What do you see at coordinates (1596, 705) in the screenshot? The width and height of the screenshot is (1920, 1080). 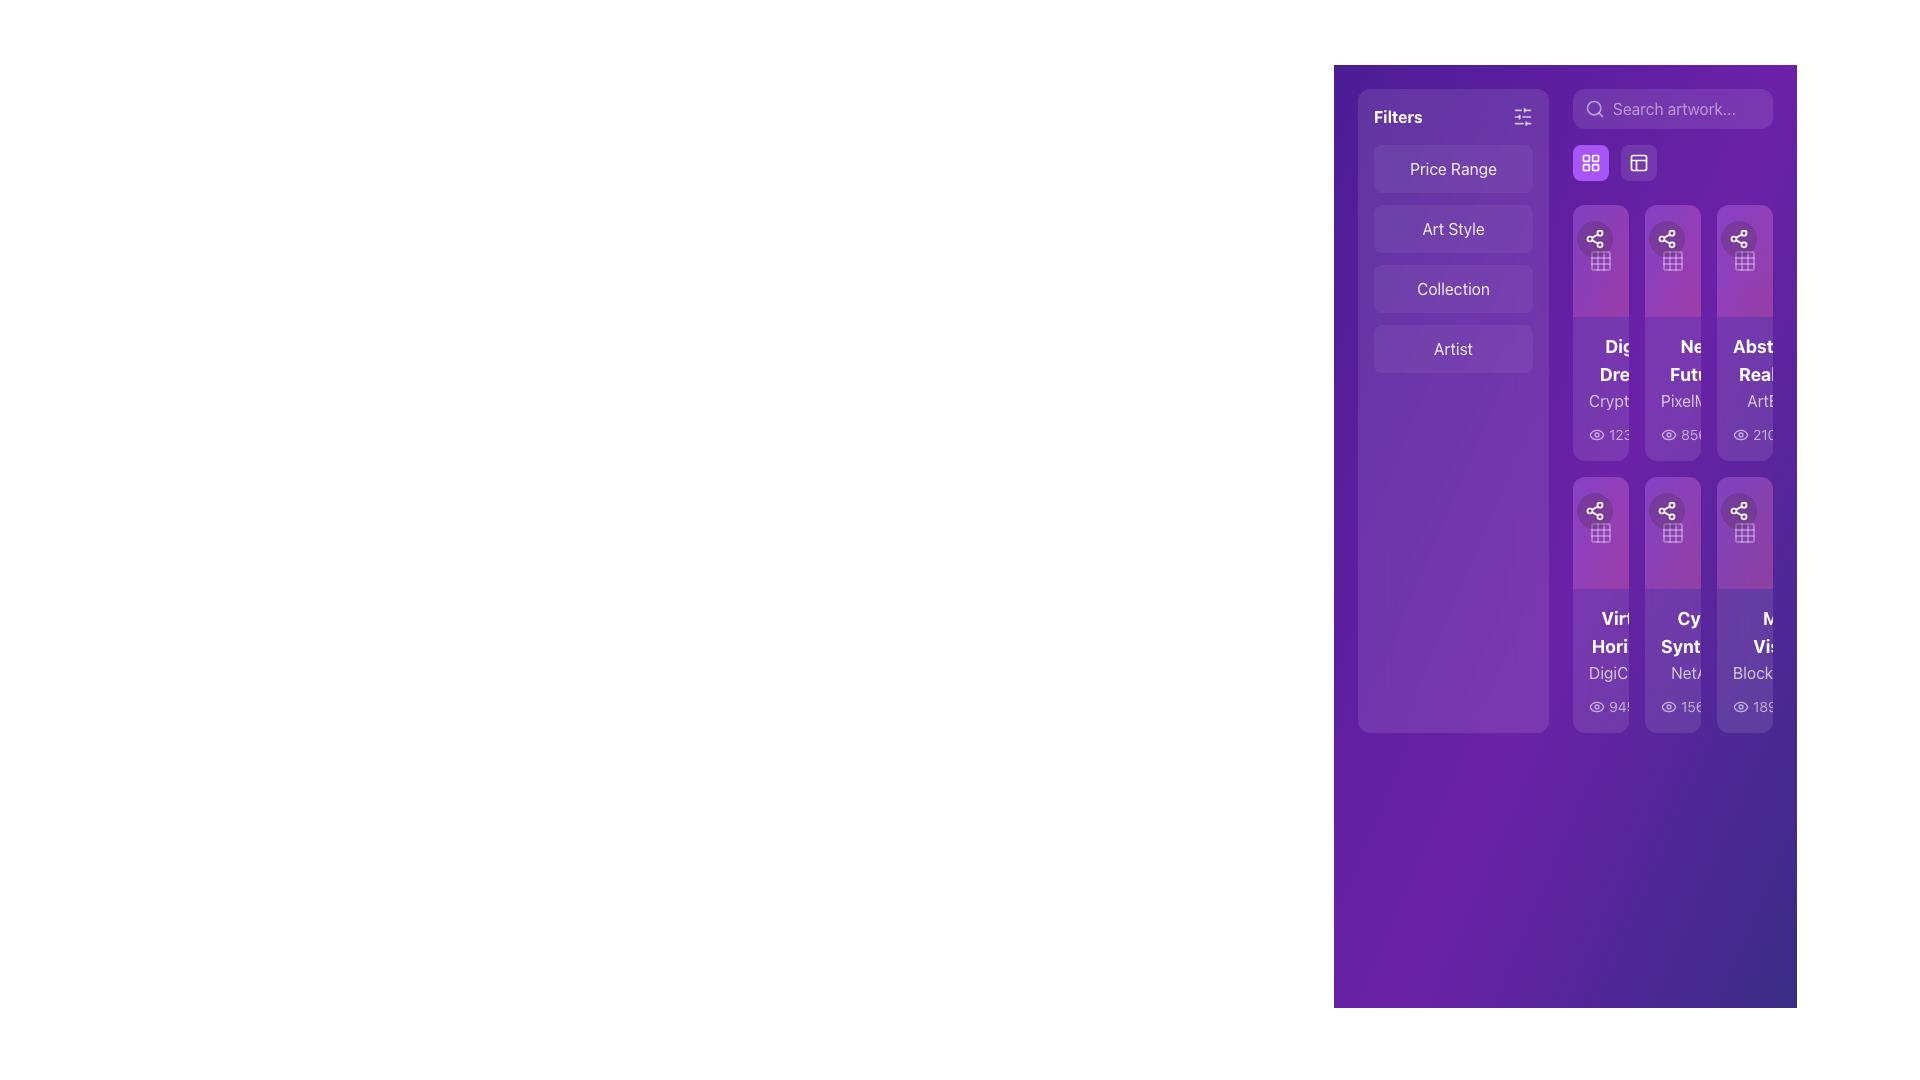 I see `the eye icon that symbolizes 'views' or 'visibility', positioned to the left of the numeric text '945' under the title 'Virtual Horizons'` at bounding box center [1596, 705].